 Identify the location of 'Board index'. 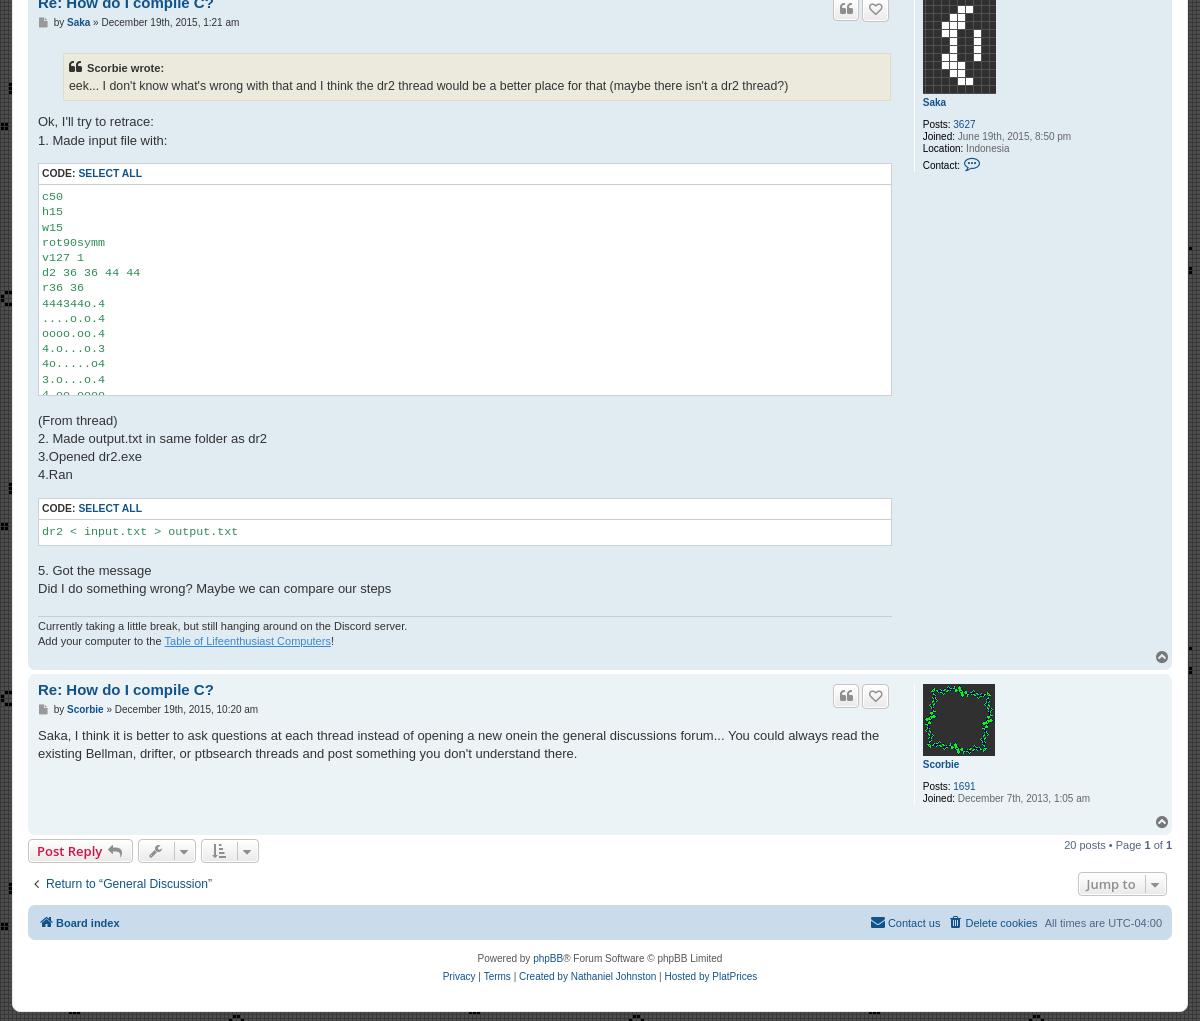
(56, 922).